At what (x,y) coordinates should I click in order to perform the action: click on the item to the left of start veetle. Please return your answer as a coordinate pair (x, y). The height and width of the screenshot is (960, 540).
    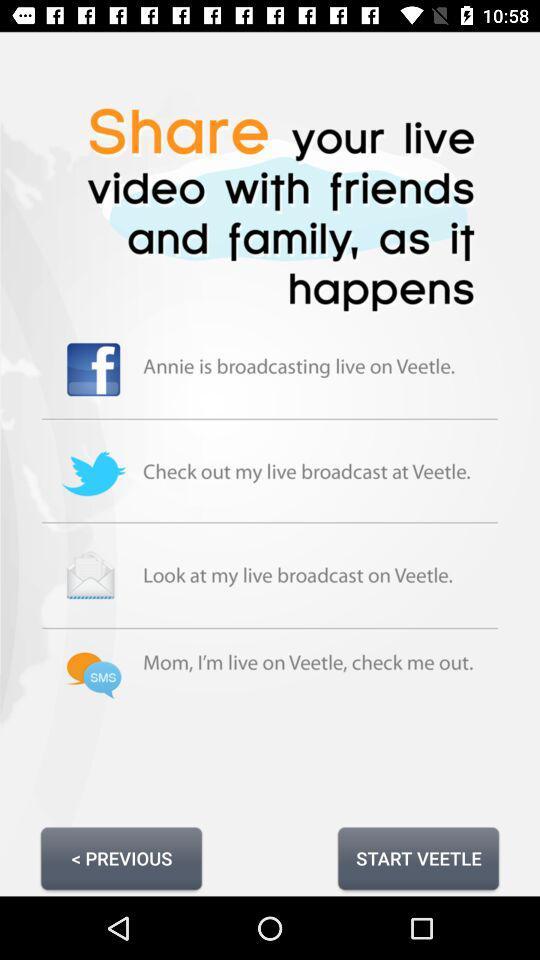
    Looking at the image, I should click on (121, 857).